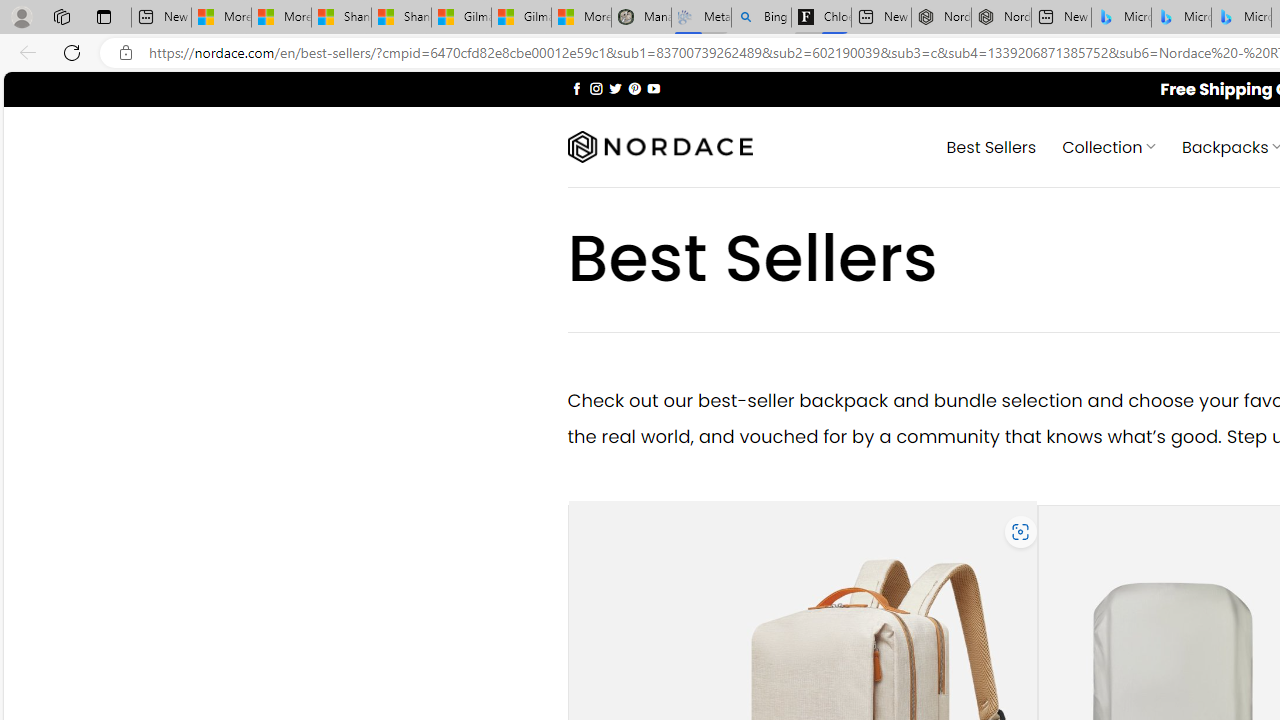 This screenshot has width=1280, height=720. Describe the element at coordinates (576, 87) in the screenshot. I see `'Follow on Facebook'` at that location.